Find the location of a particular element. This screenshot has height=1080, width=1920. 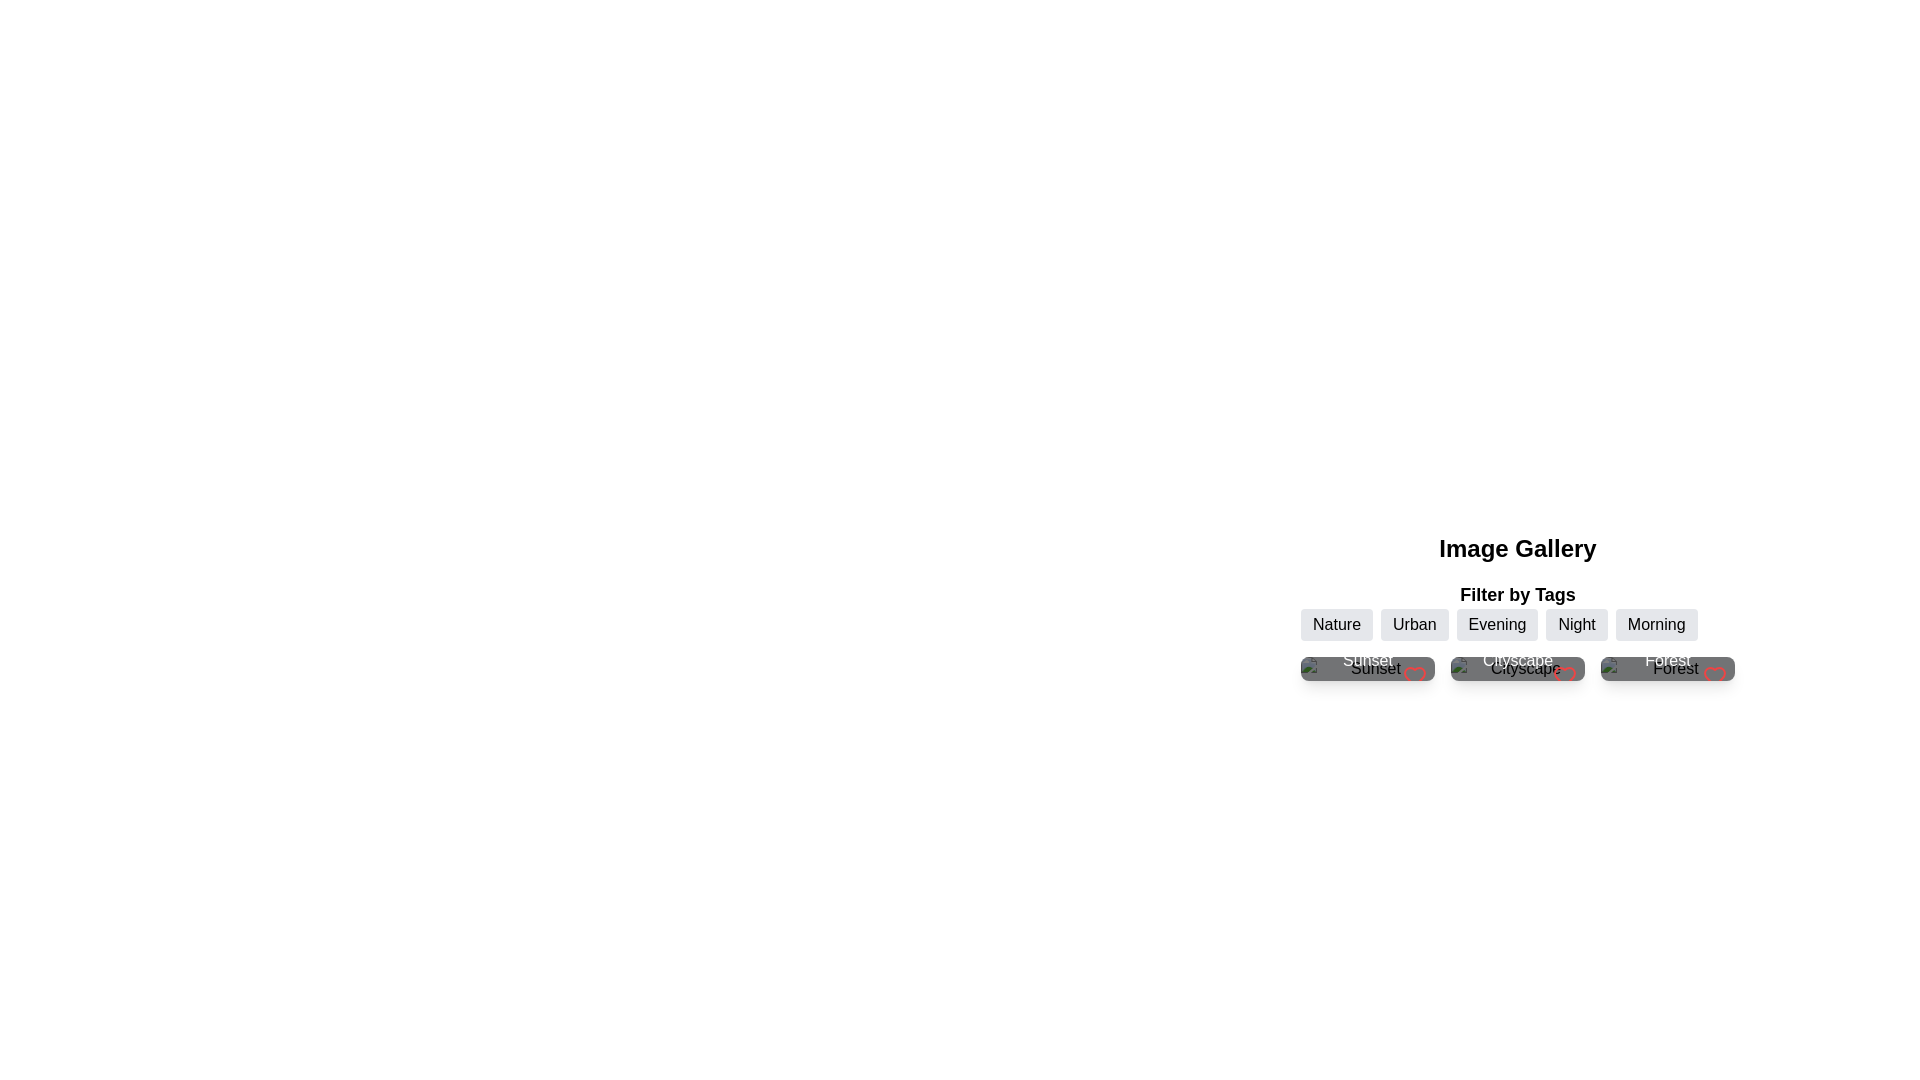

the favorite icon located in the top-right corner of the 'Sunset' card is located at coordinates (1414, 676).